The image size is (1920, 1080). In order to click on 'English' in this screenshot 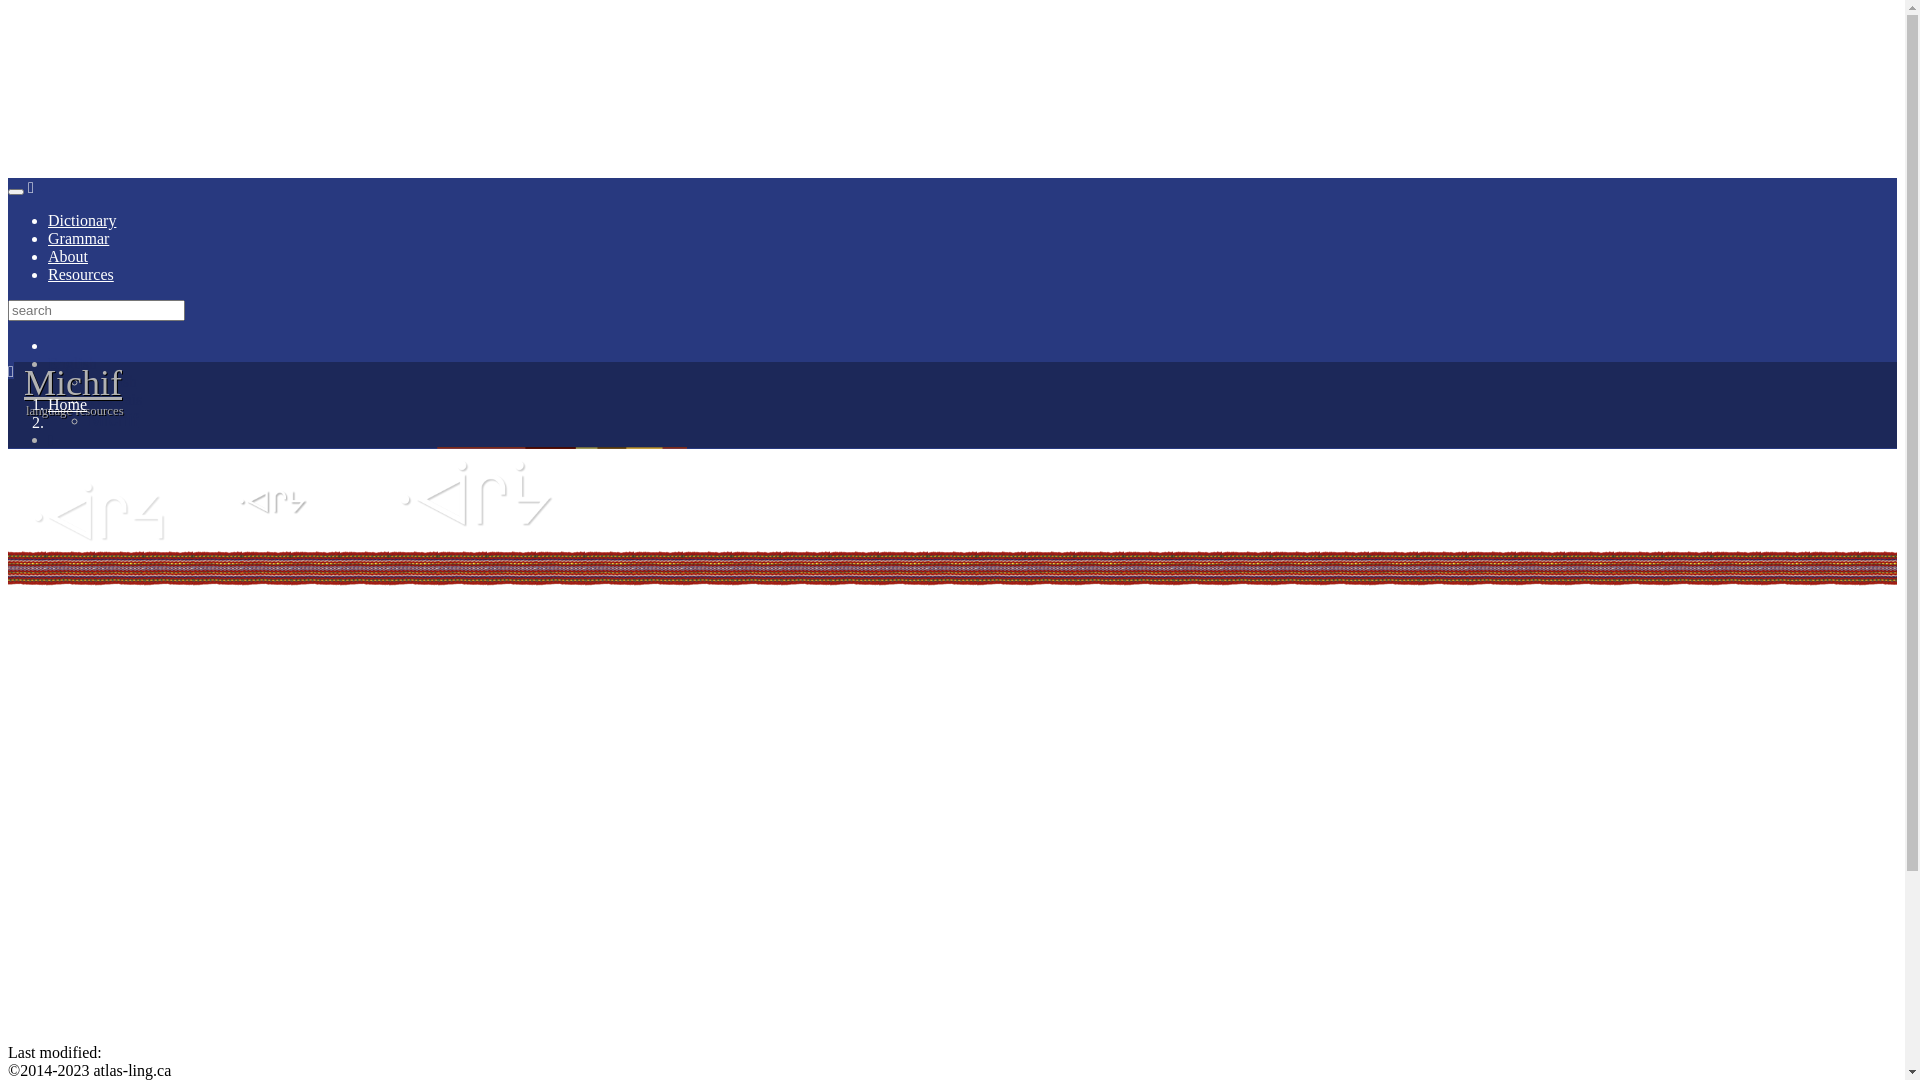, I will do `click(48, 363)`.